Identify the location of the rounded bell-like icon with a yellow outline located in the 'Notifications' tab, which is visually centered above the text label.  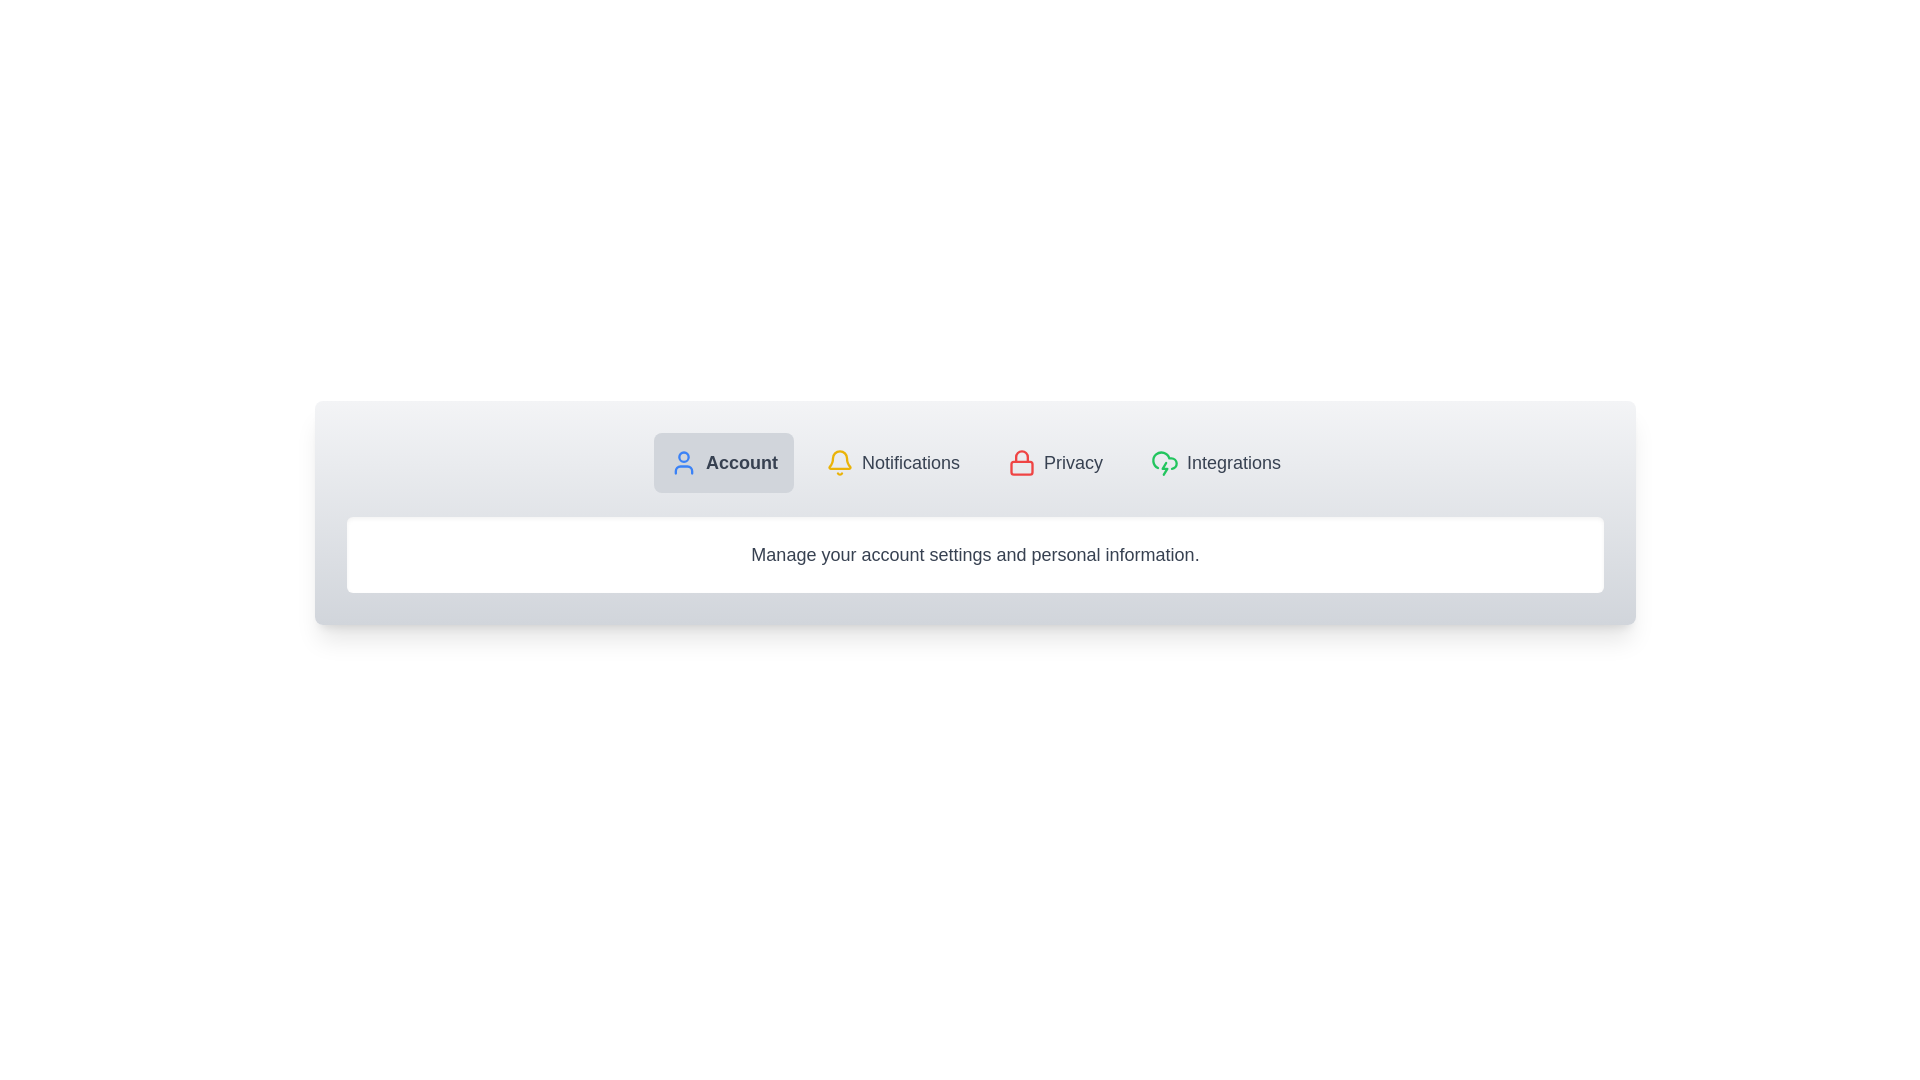
(840, 460).